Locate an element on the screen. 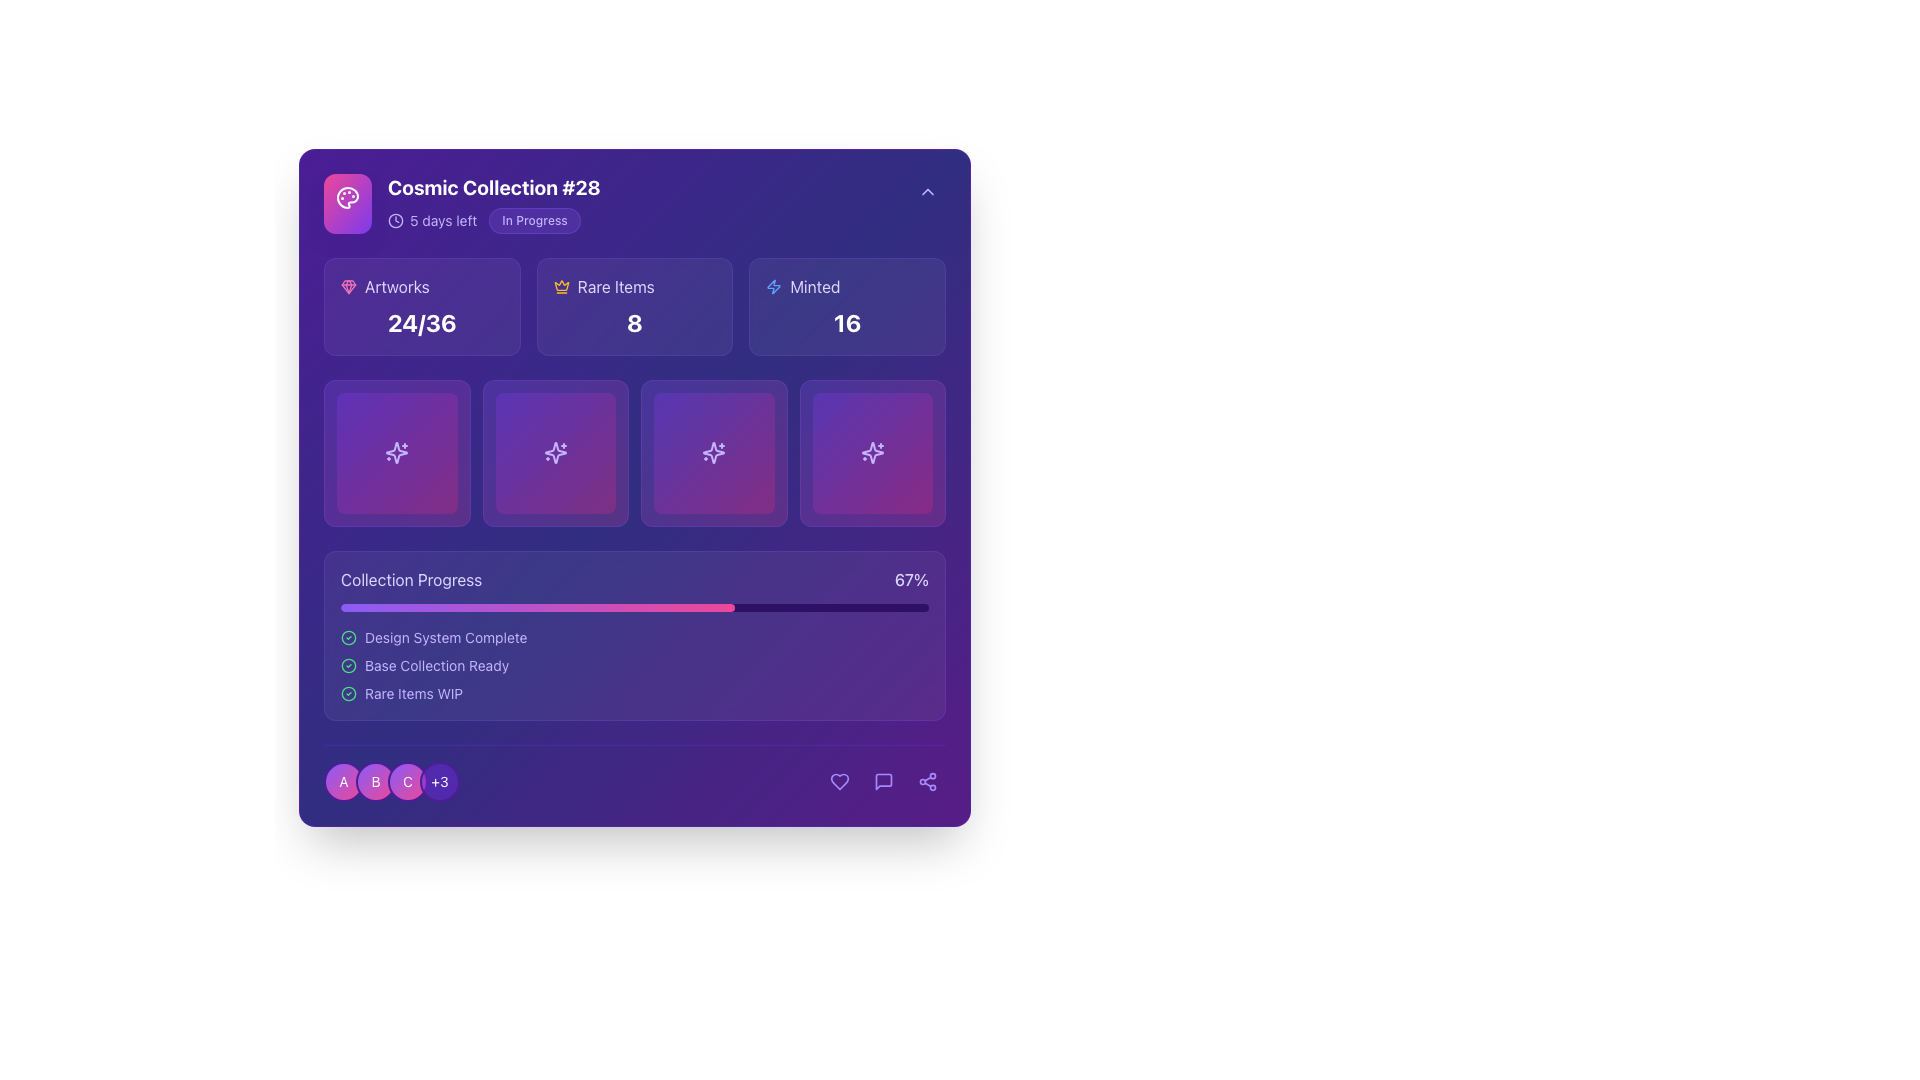 The image size is (1920, 1080). the Progress tracker widget located in the lower half section of the layout, beneath a grid of four square items and above a footer section with circular icons is located at coordinates (633, 635).